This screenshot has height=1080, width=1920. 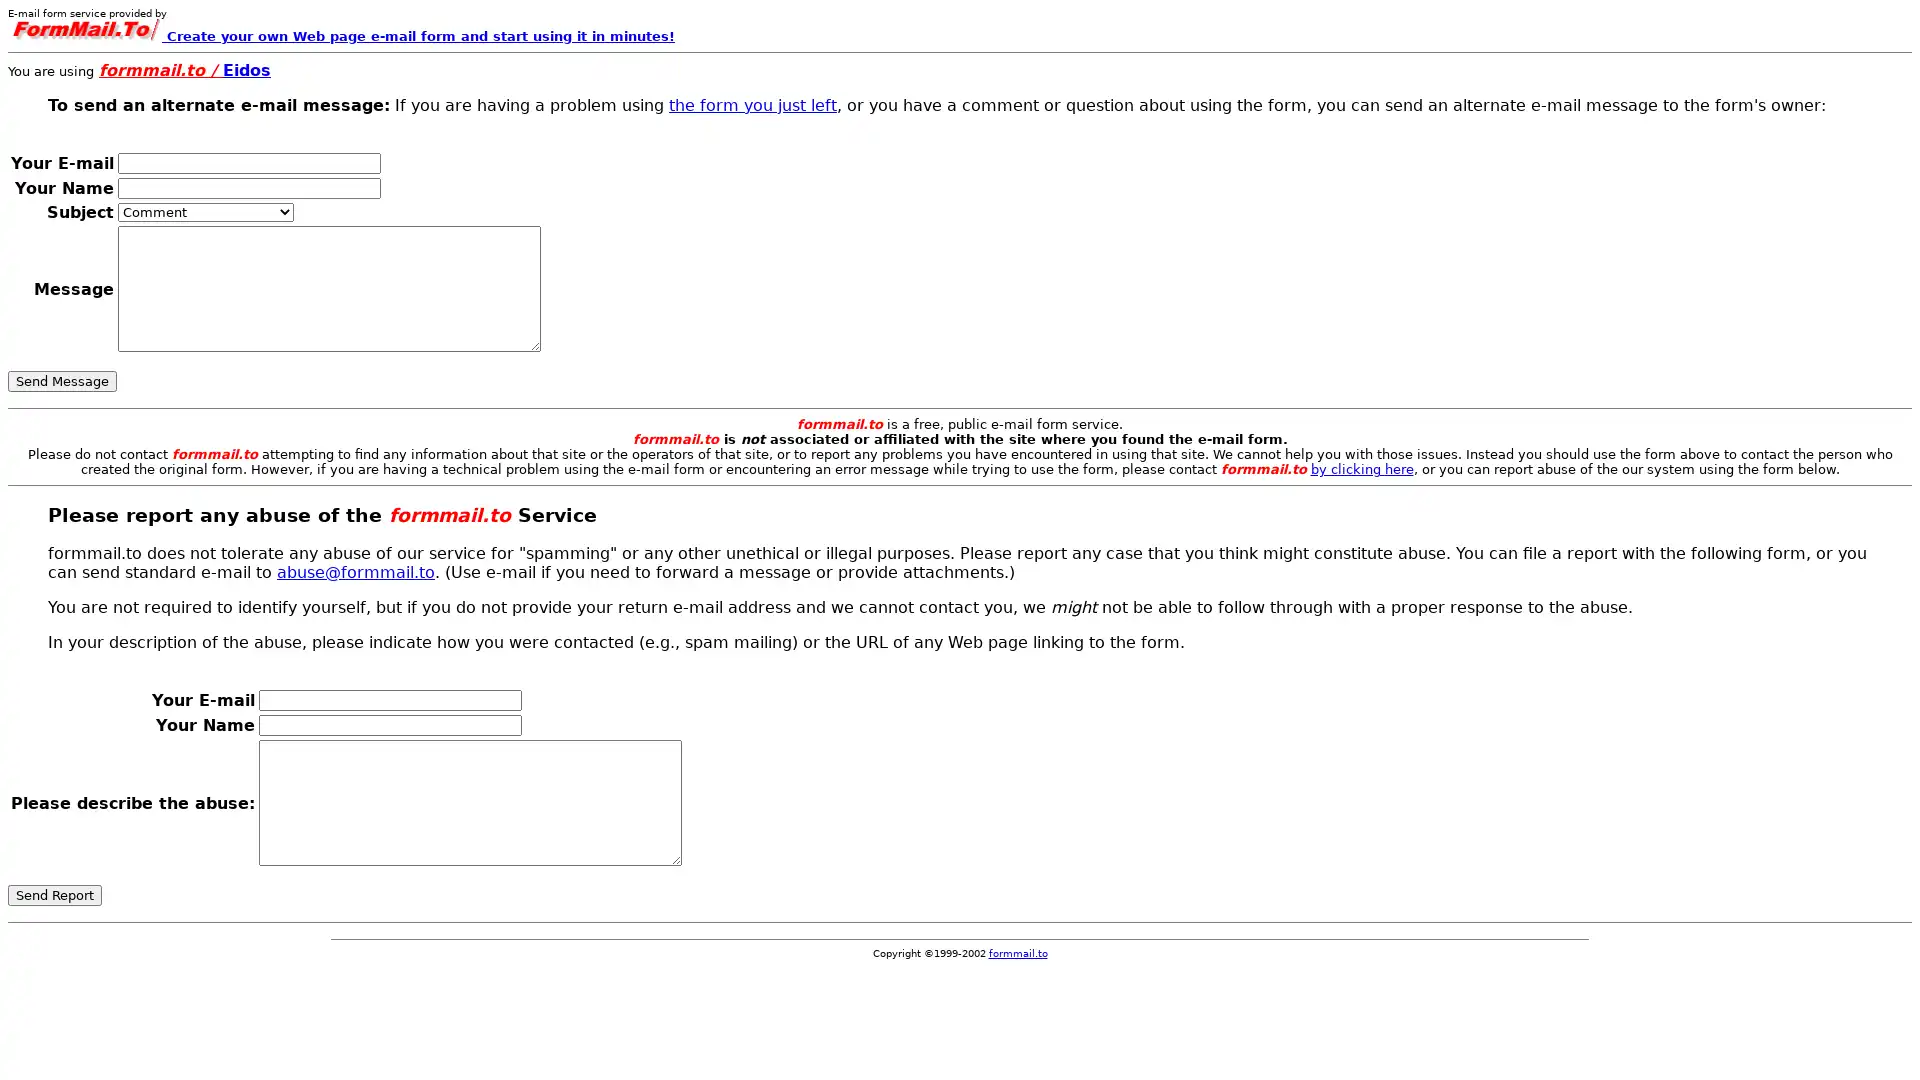 What do you see at coordinates (62, 381) in the screenshot?
I see `Send Message` at bounding box center [62, 381].